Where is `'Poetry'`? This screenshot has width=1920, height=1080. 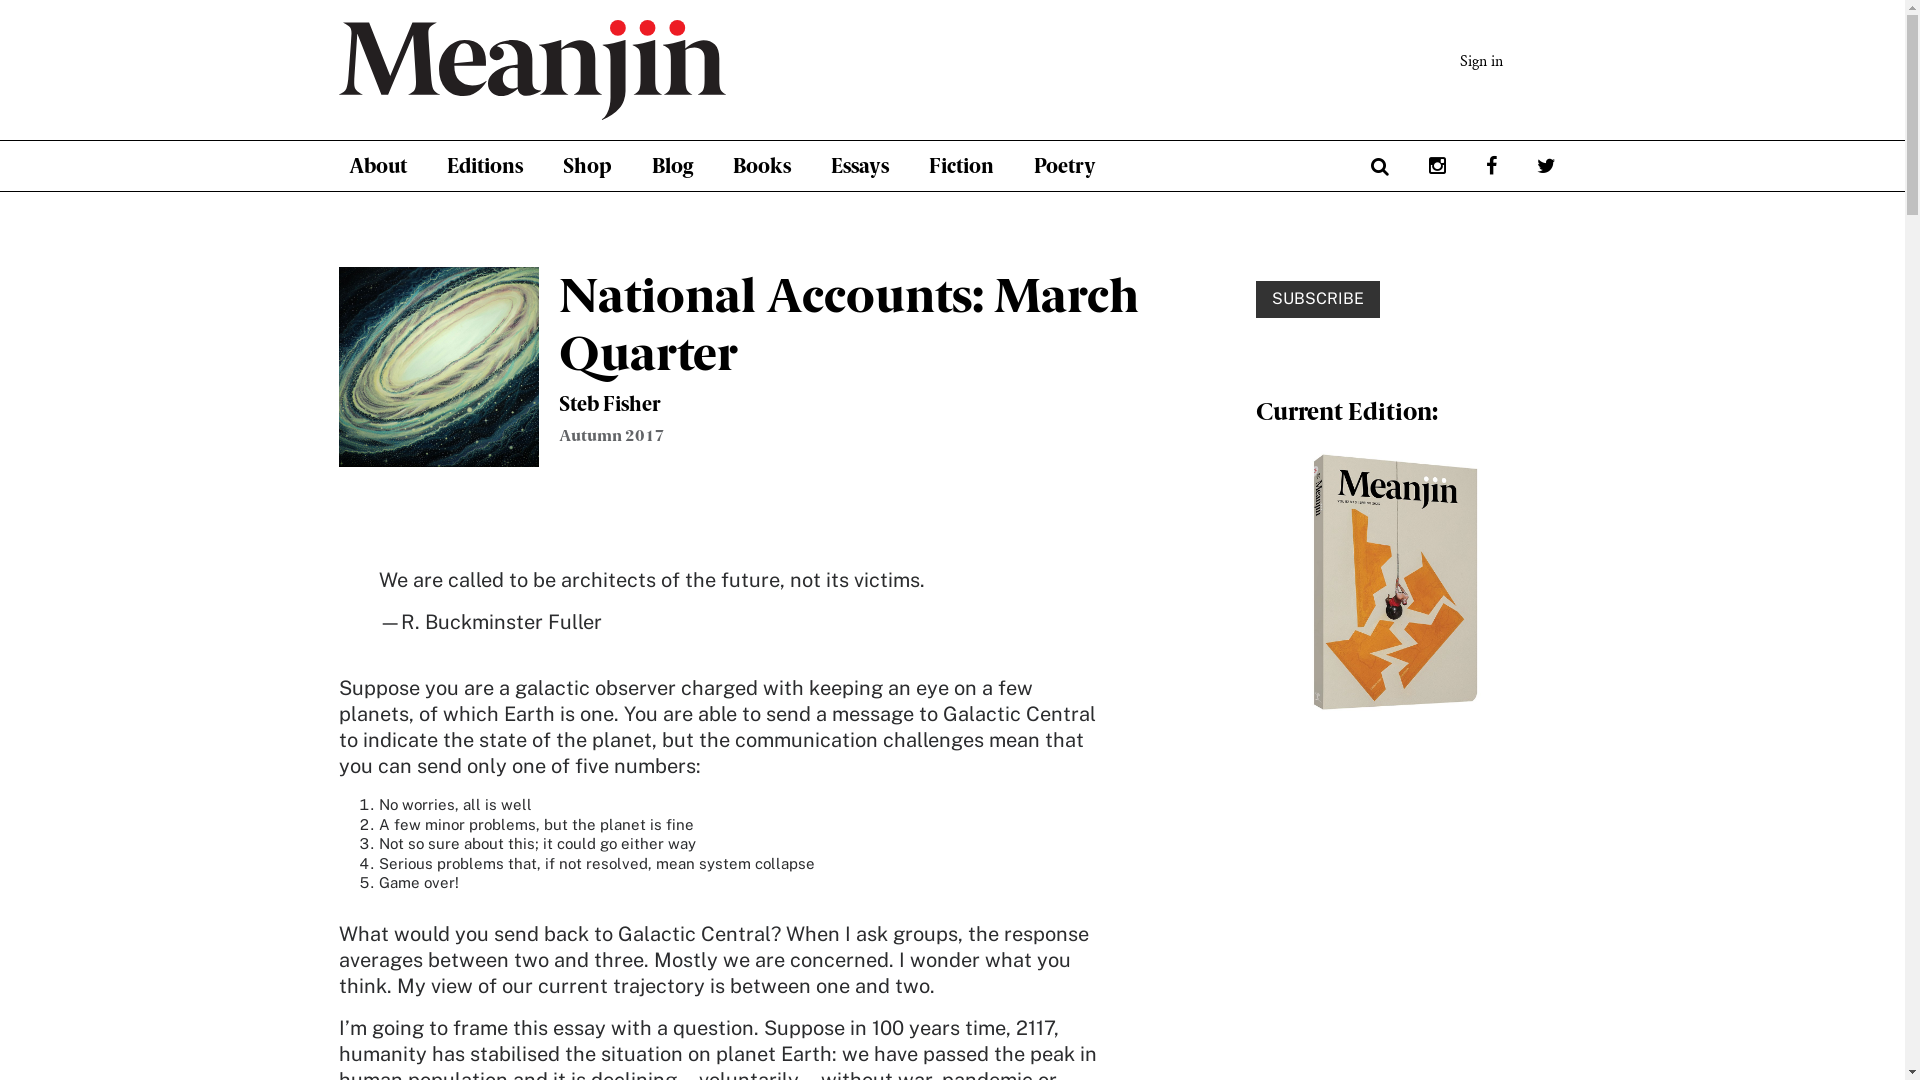 'Poetry' is located at coordinates (1064, 164).